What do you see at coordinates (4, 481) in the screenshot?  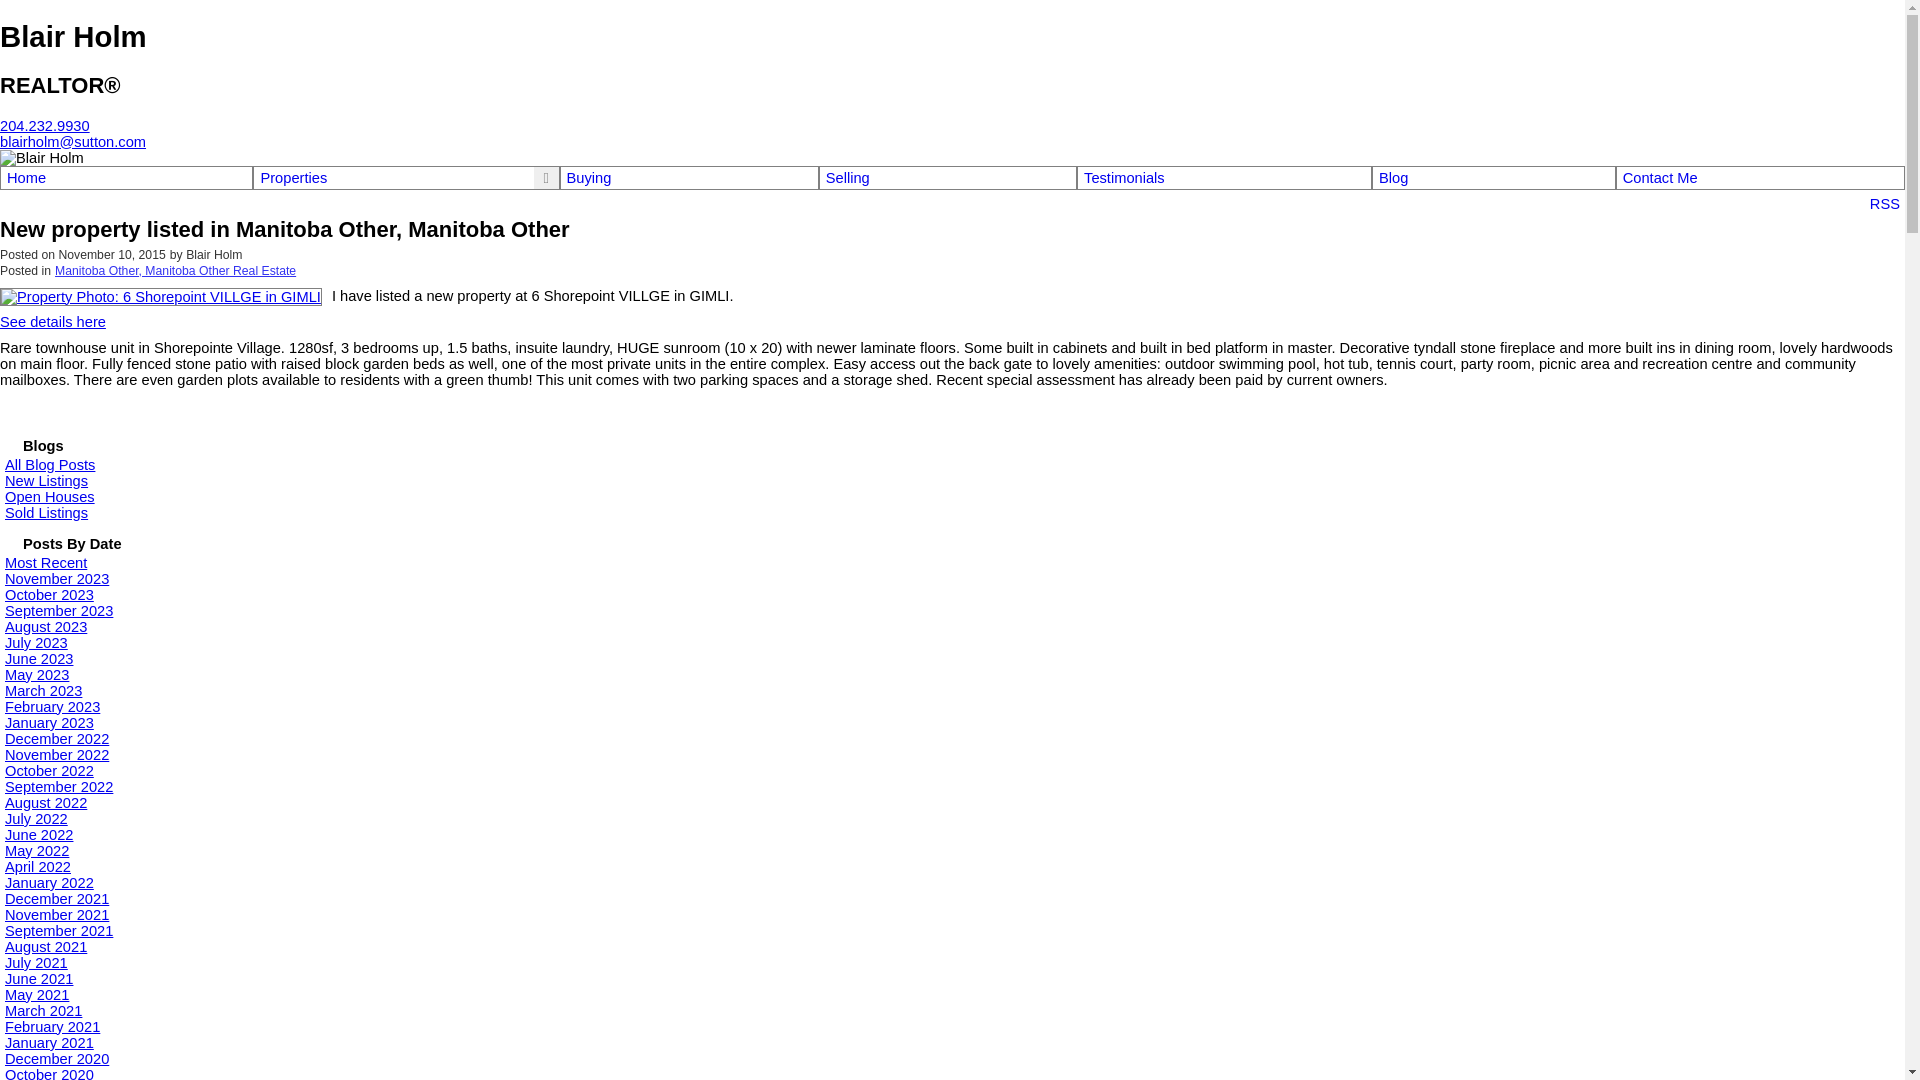 I see `'New Listings'` at bounding box center [4, 481].